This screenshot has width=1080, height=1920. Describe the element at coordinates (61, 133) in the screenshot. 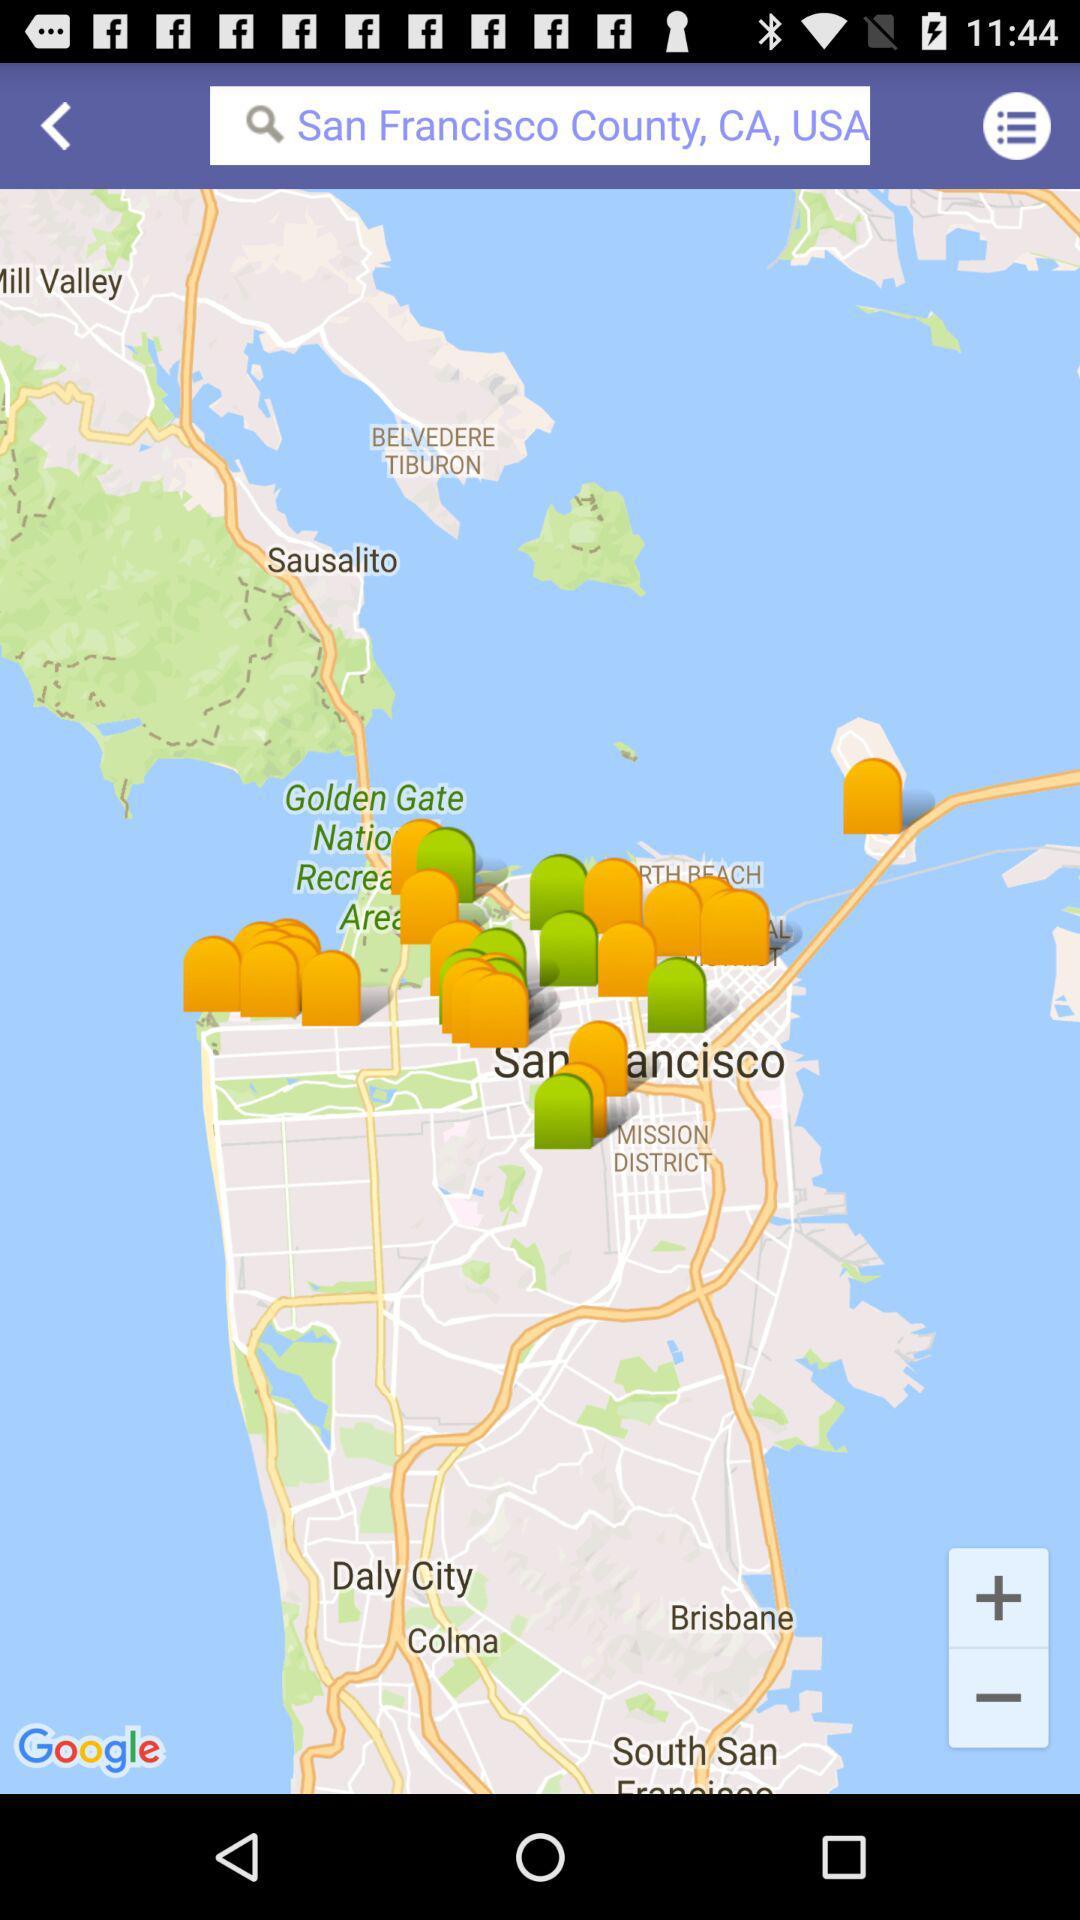

I see `the arrow_backward icon` at that location.